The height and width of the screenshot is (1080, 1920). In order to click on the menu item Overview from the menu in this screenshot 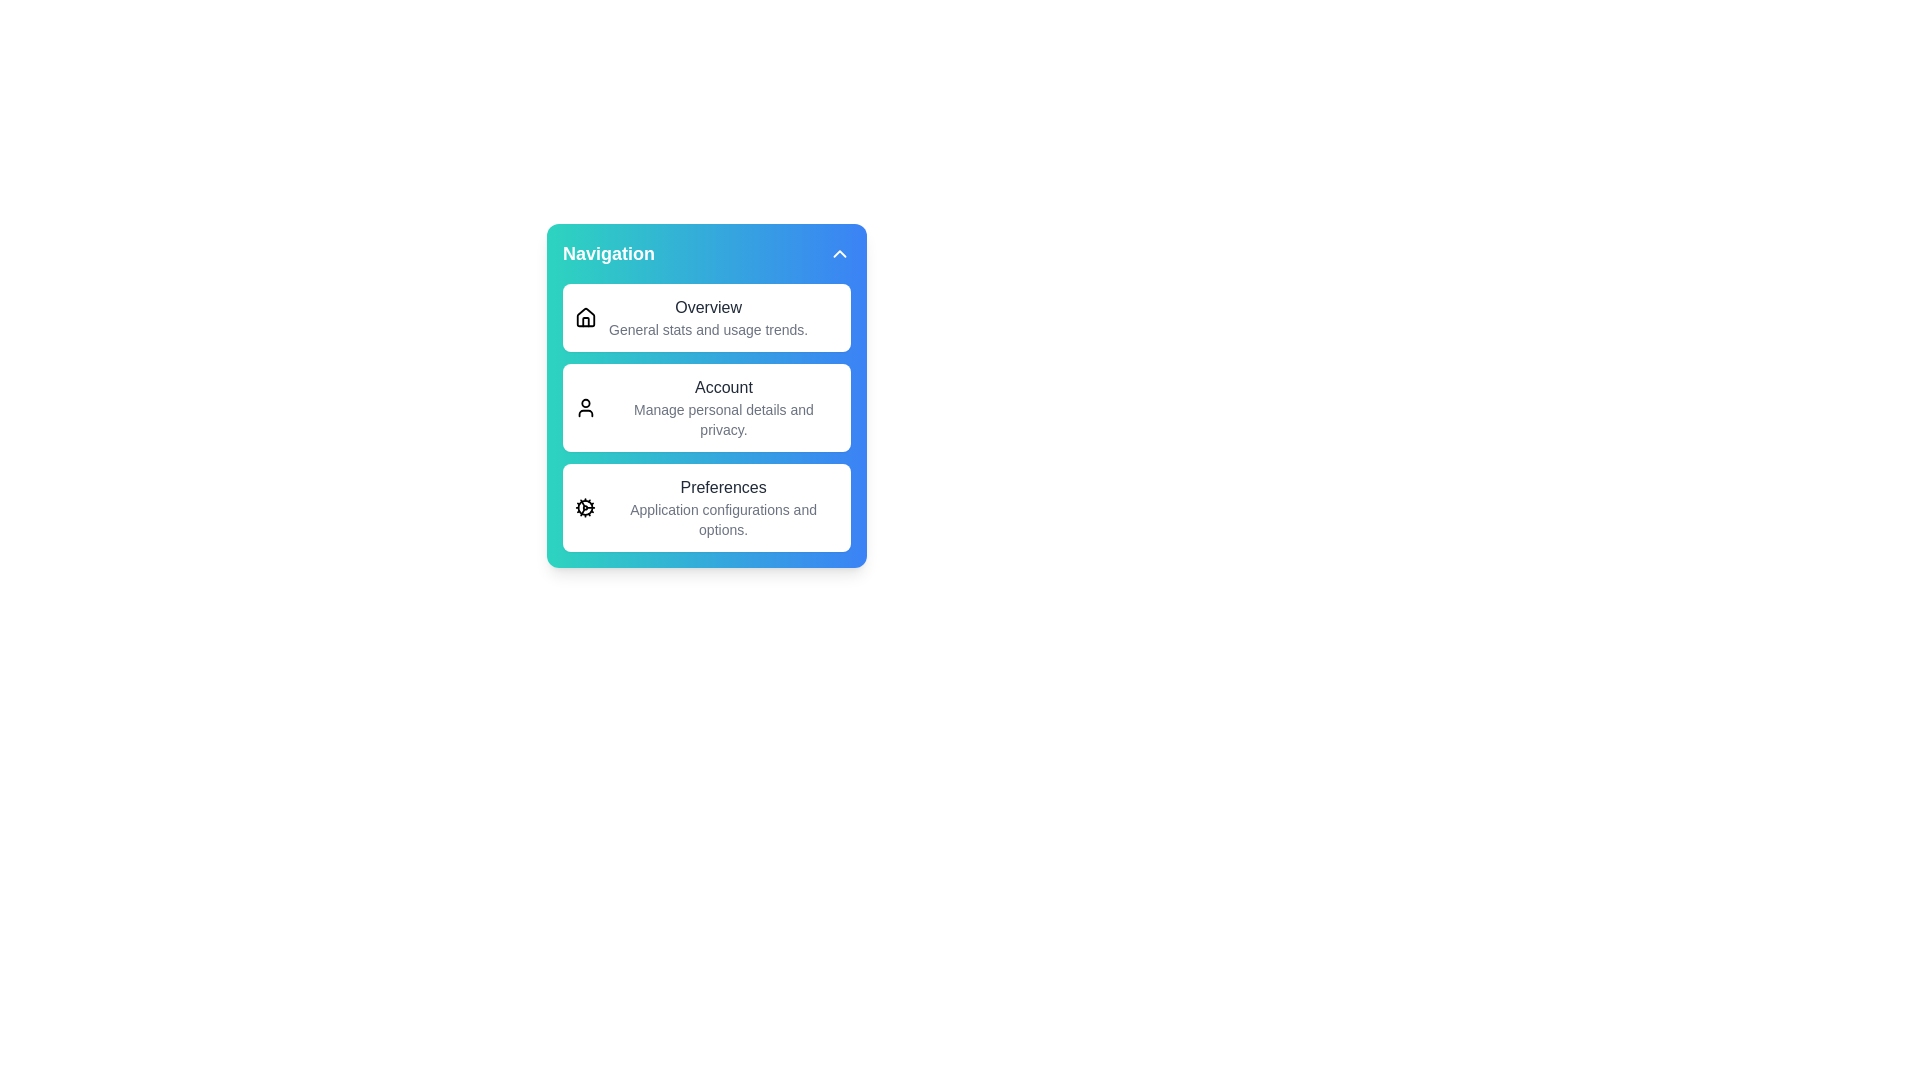, I will do `click(706, 316)`.